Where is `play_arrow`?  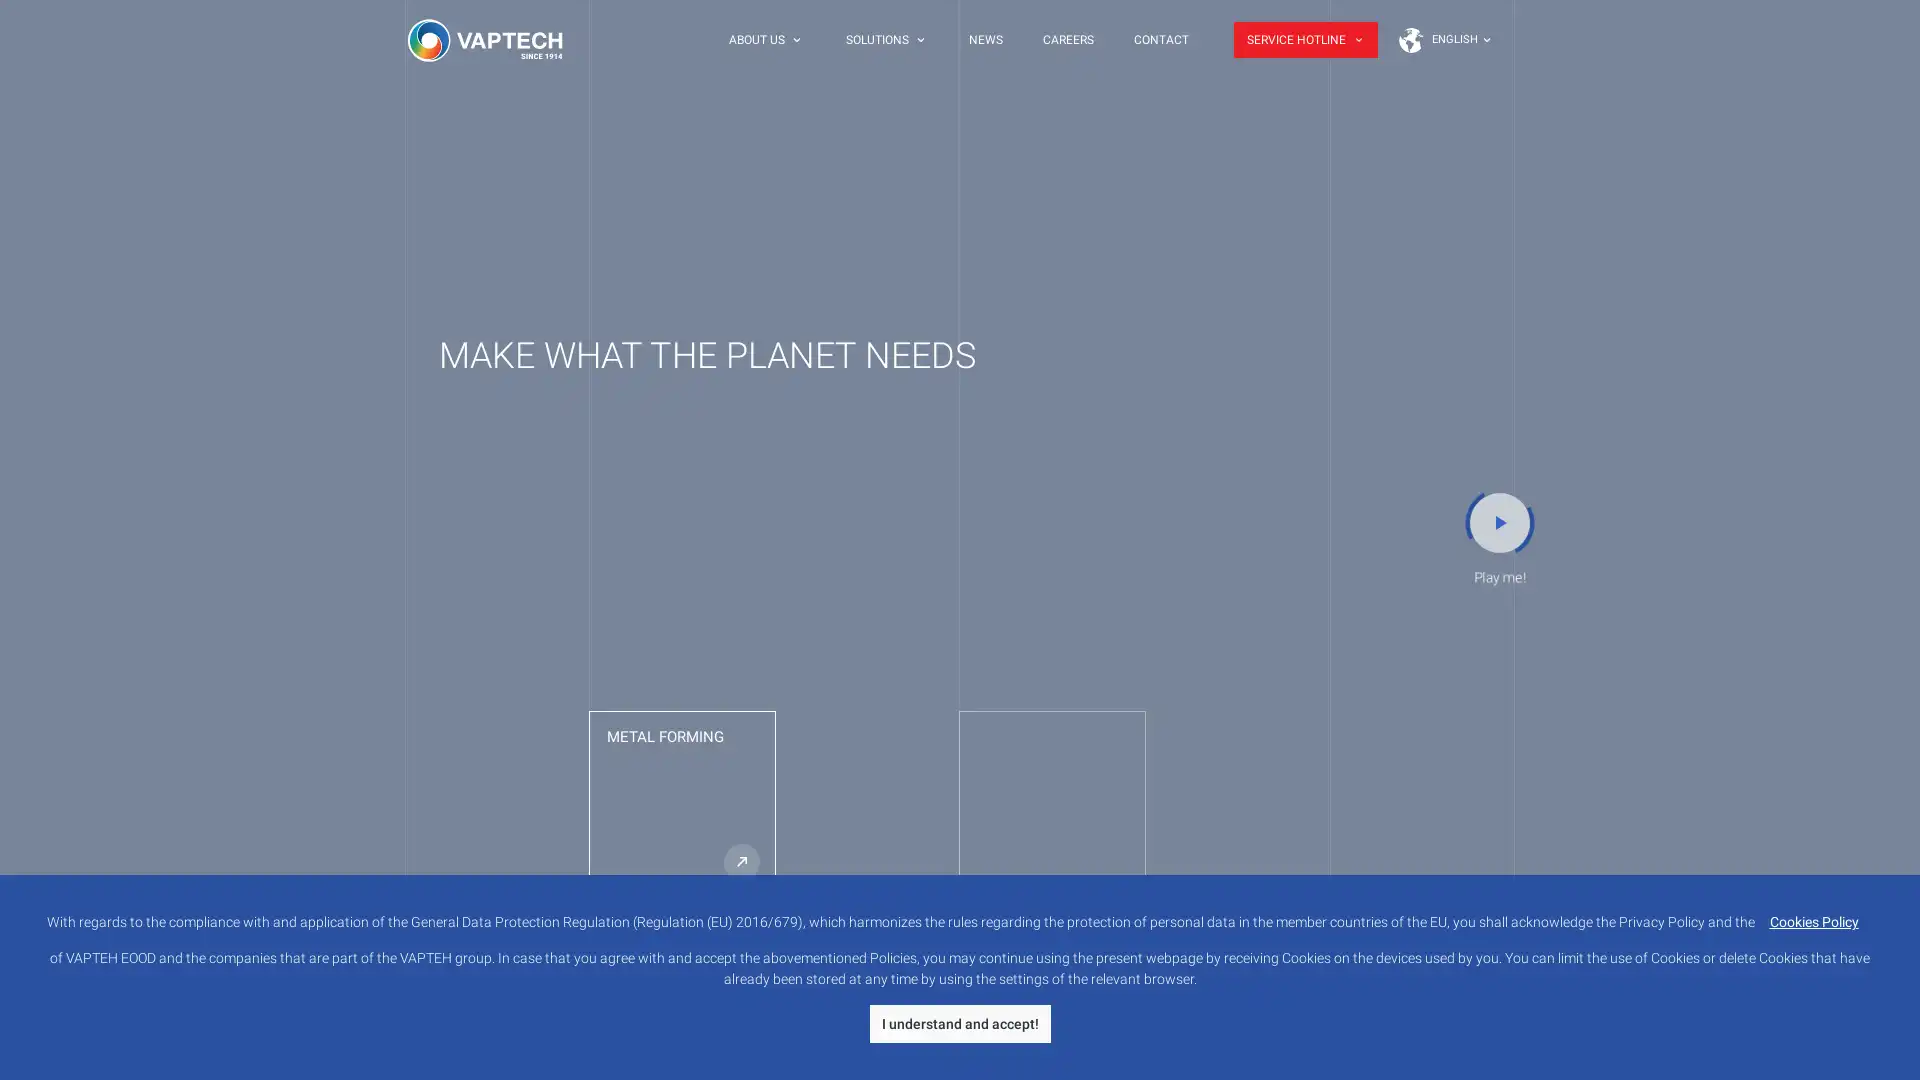 play_arrow is located at coordinates (1499, 520).